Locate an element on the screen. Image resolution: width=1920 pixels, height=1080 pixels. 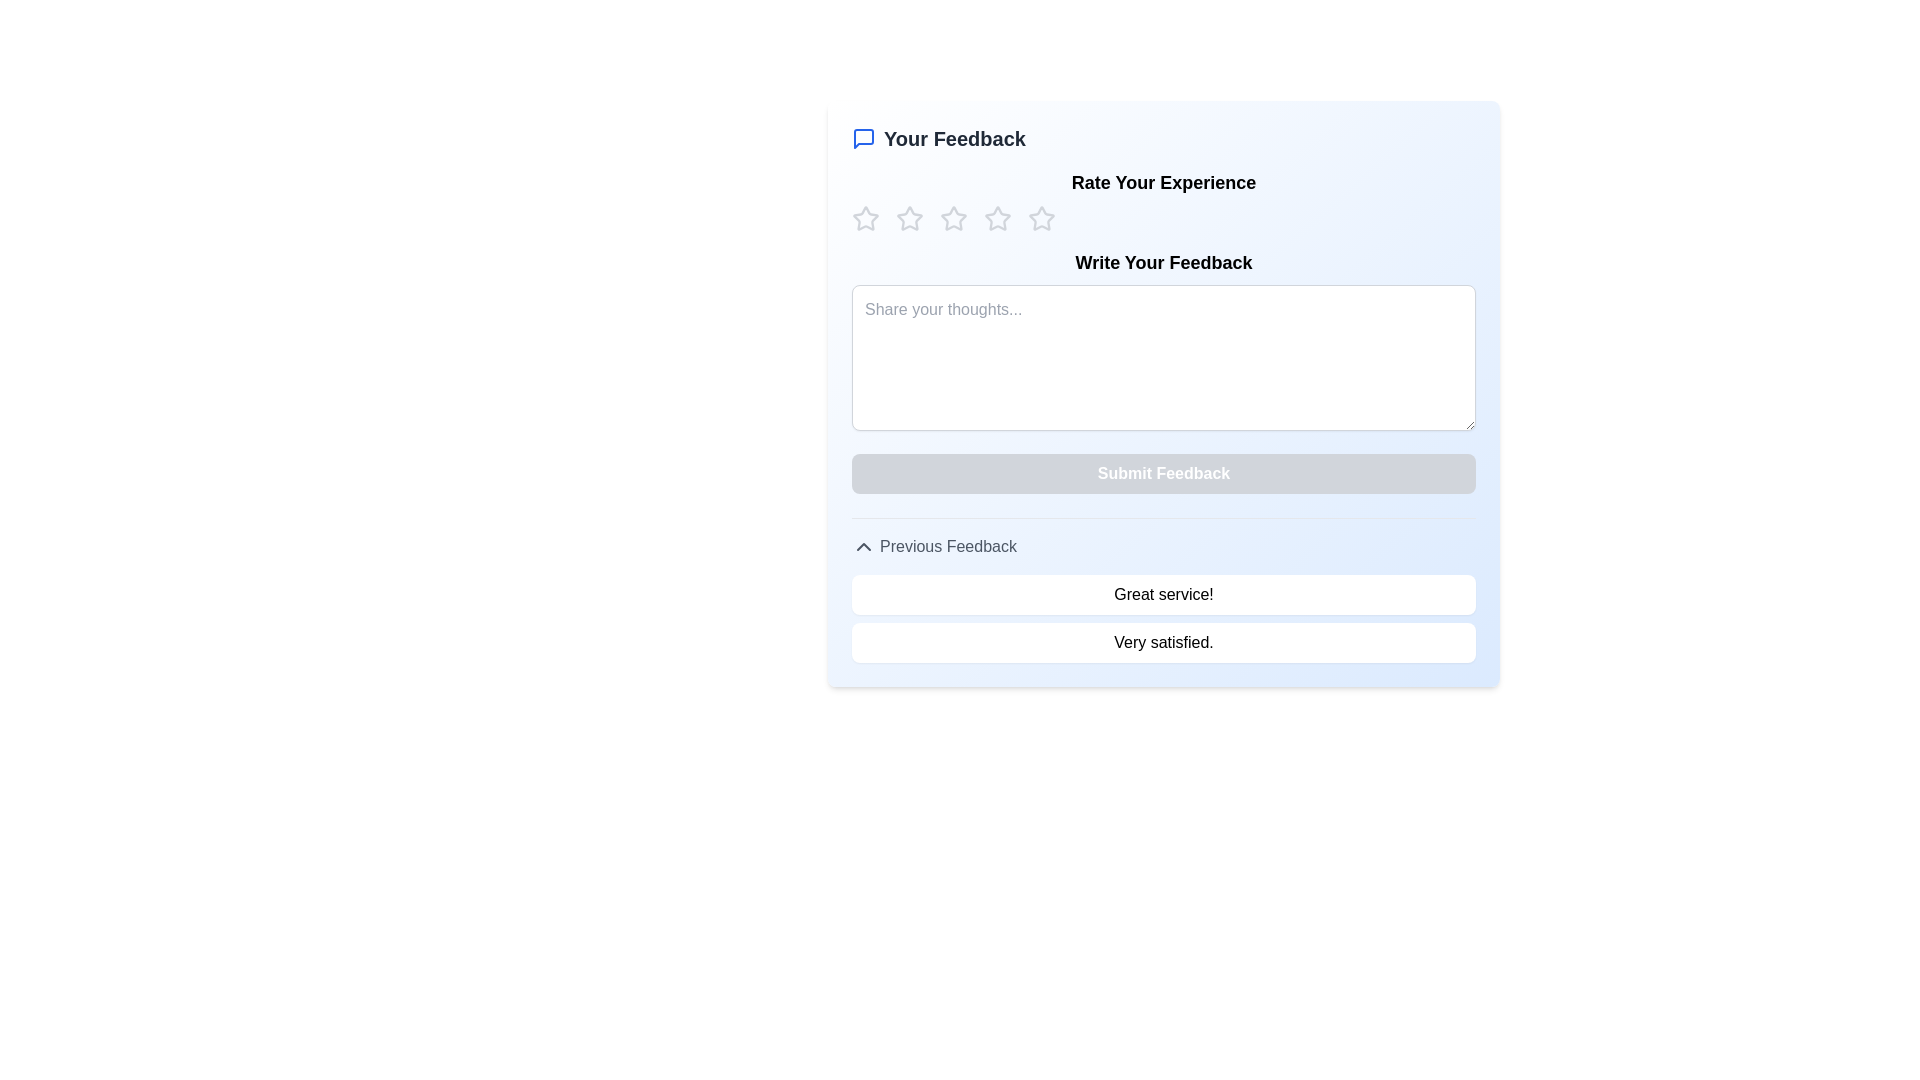
the Chevron or dropdown indicator icon located to the left of the 'Previous Feedback' text, which controls the expand/collapse behavior of the associated section is located at coordinates (864, 547).